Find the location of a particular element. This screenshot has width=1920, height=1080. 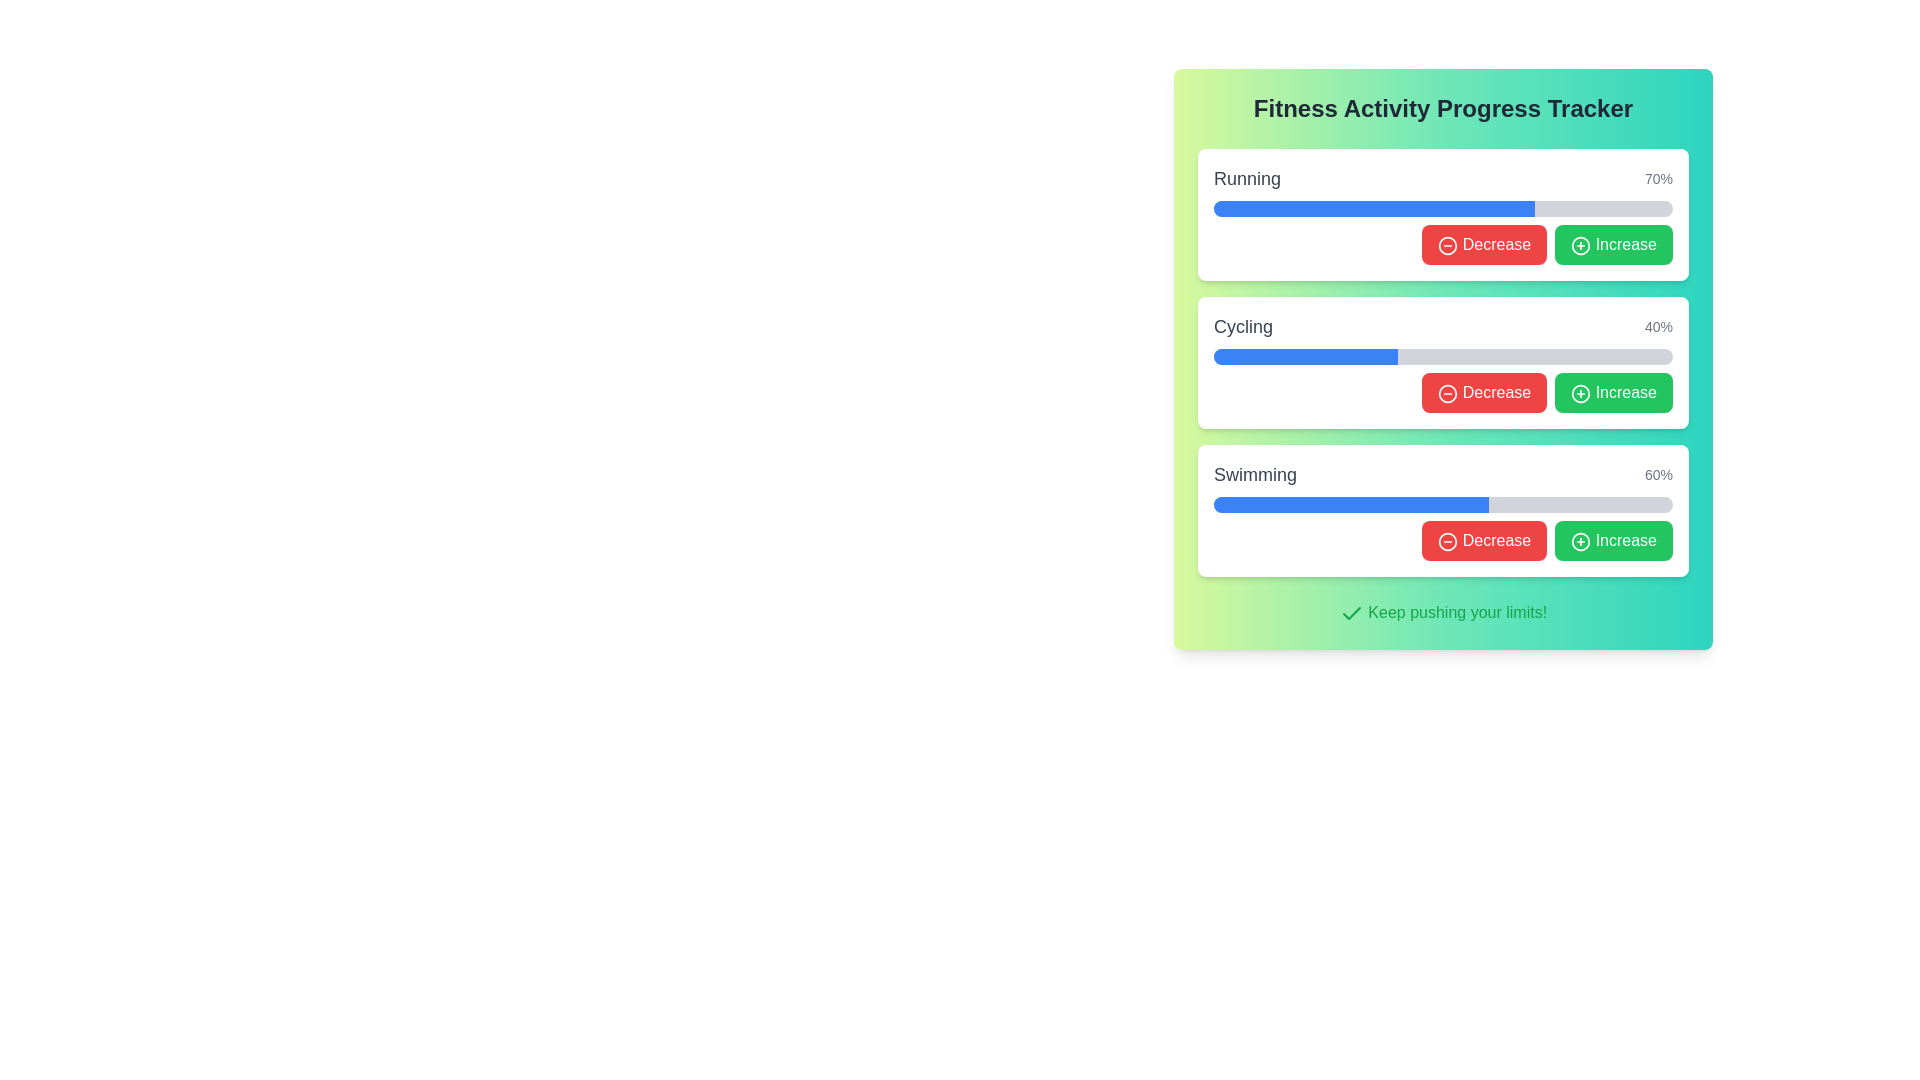

the Progress Bar representing the progress of the 'Cycling' activity in the Fitness Activity Progress Tracker interface is located at coordinates (1443, 356).